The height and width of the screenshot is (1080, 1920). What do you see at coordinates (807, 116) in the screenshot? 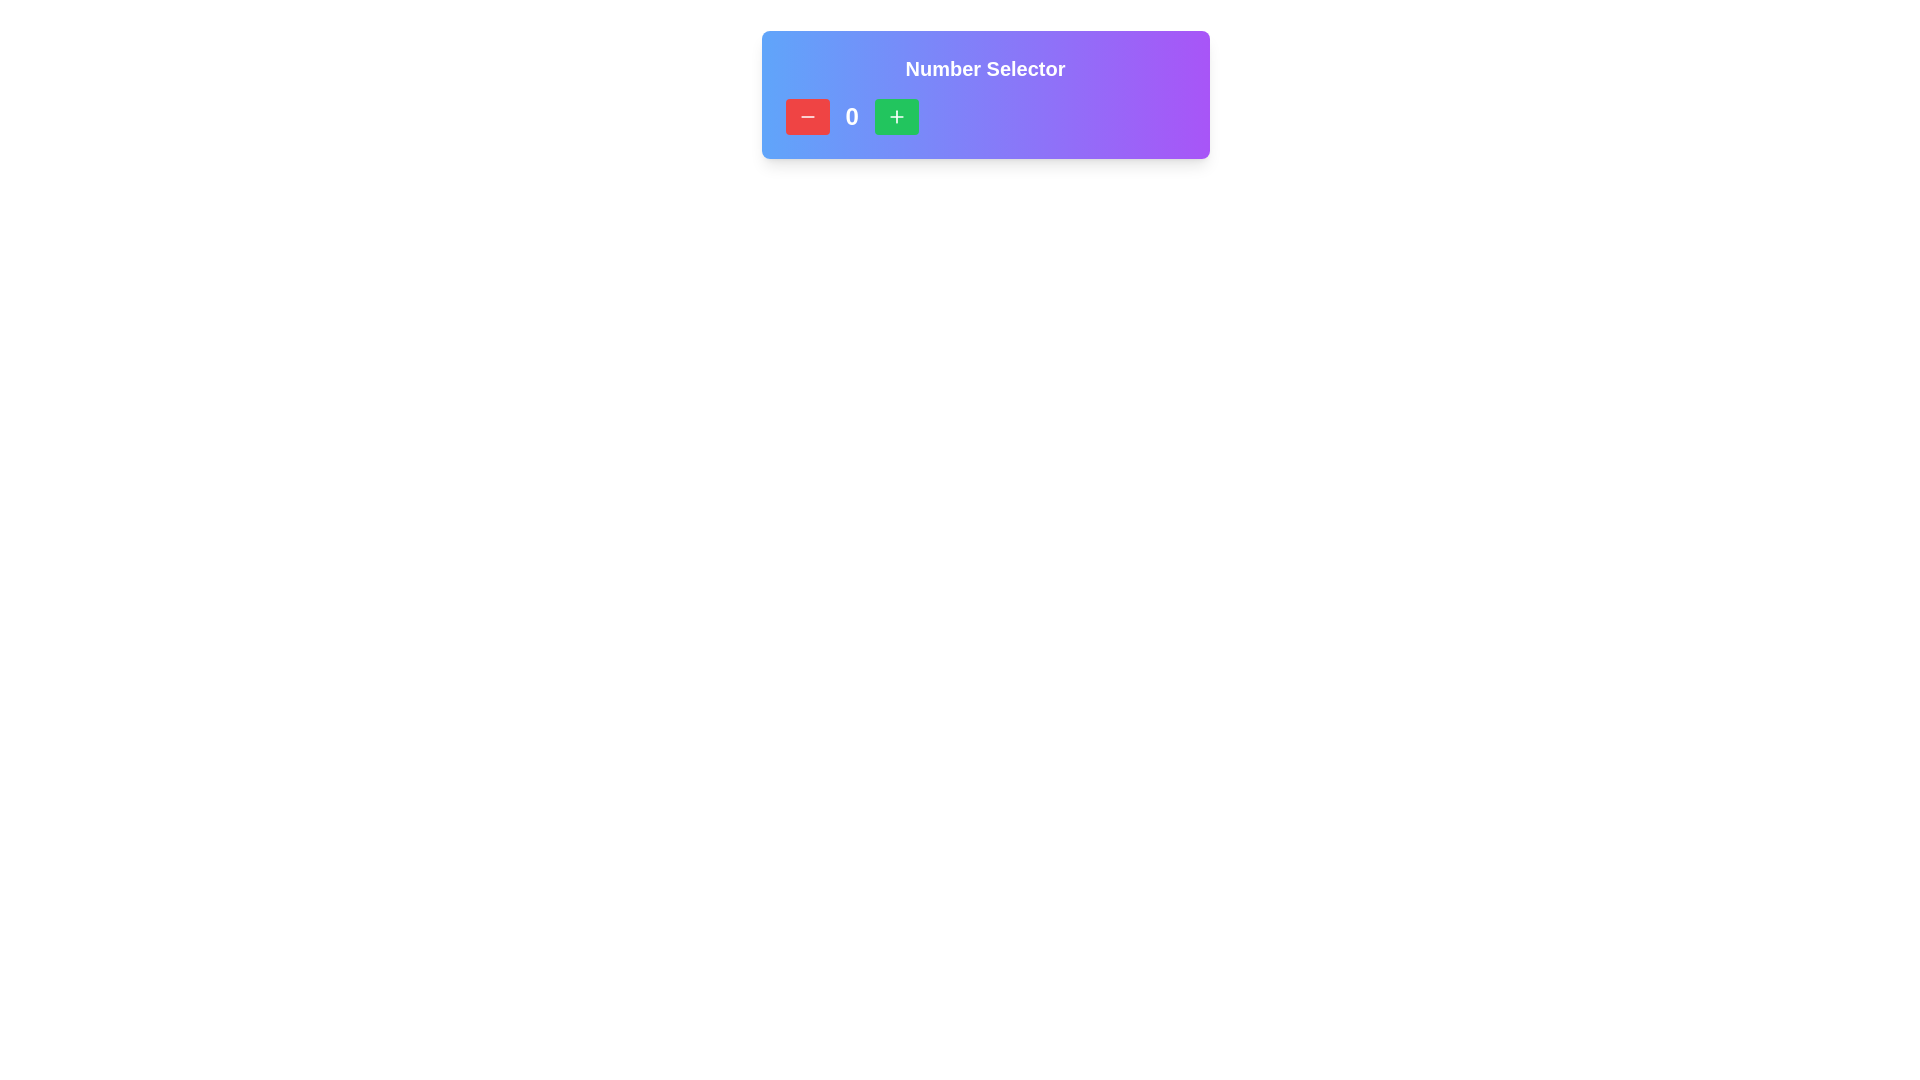
I see `the button that decreases the displayed numeric value, which is positioned to the left of a bold white '0' text and a green plus button` at bounding box center [807, 116].